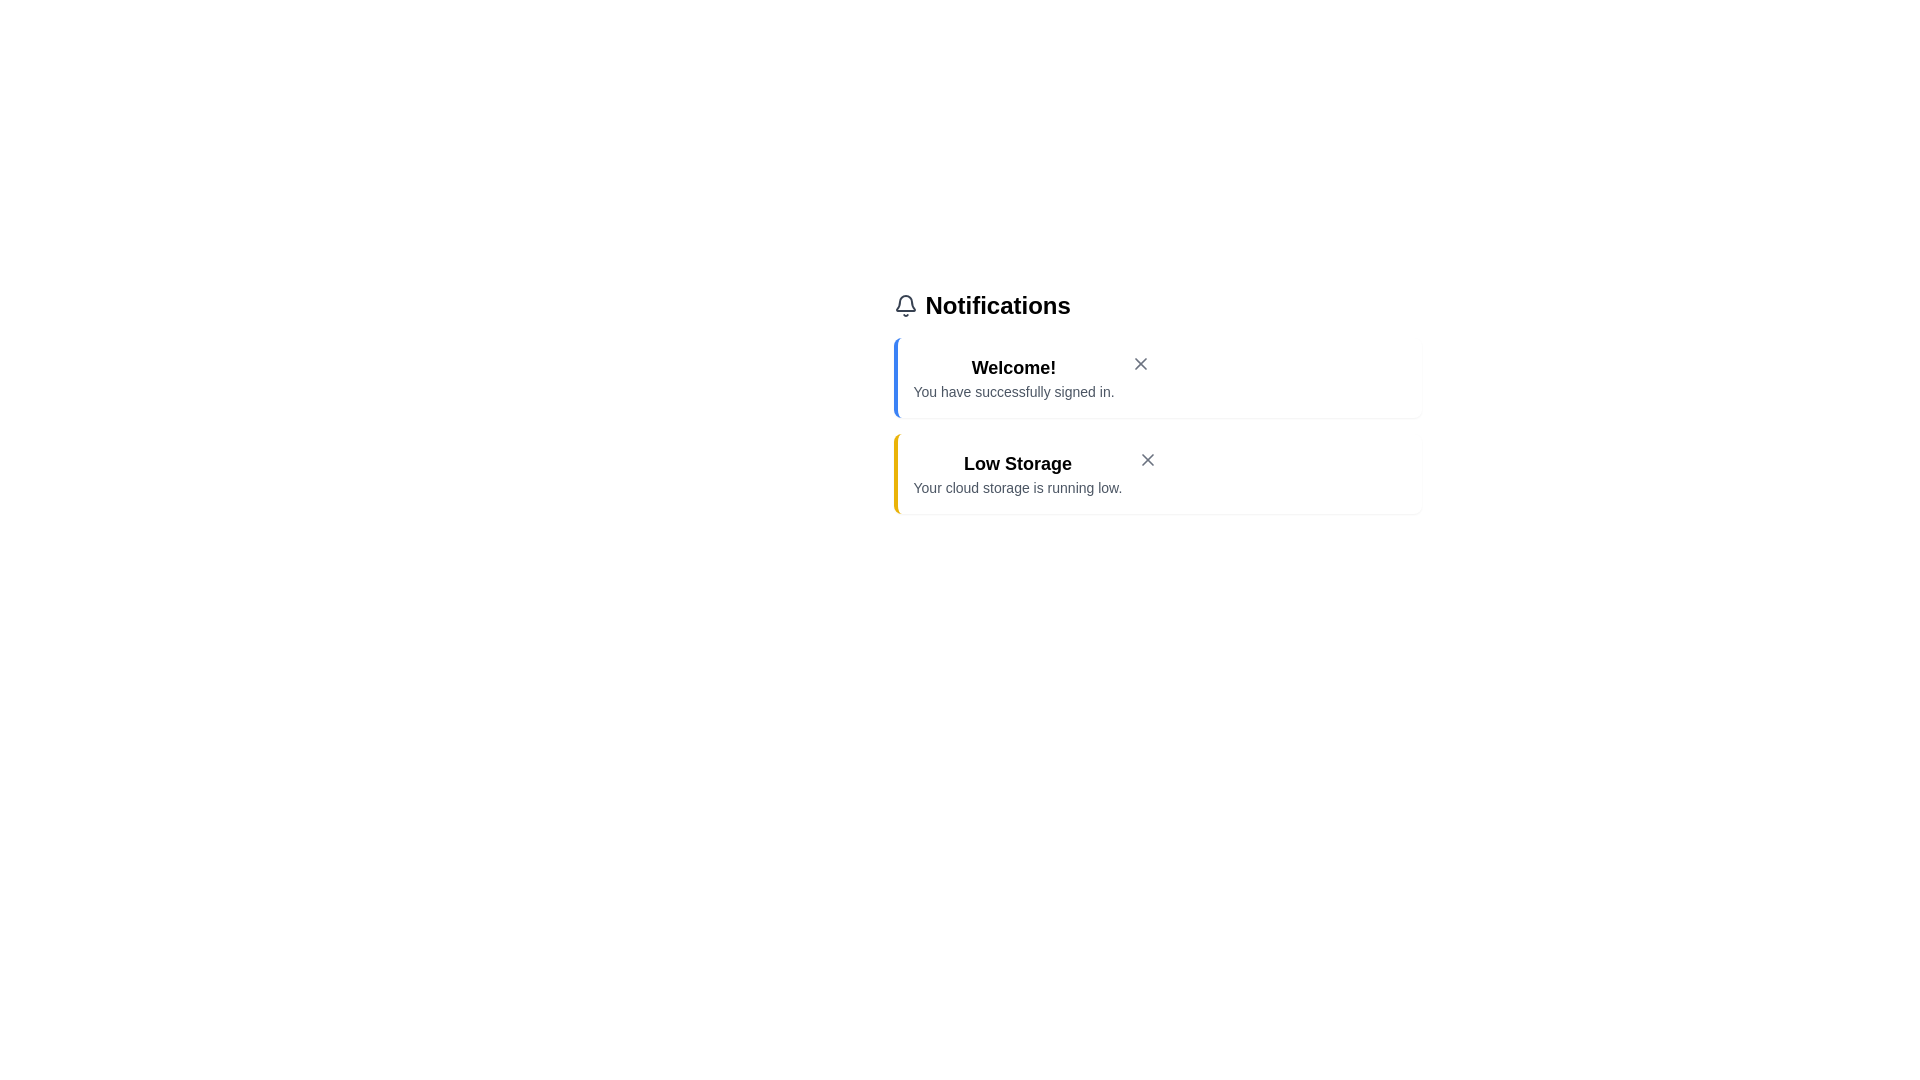 The width and height of the screenshot is (1920, 1080). Describe the element at coordinates (1013, 392) in the screenshot. I see `the informational text label indicating successful sign-in, located in the notification card below 'Welcome!' and above the 'Notifications' title` at that location.